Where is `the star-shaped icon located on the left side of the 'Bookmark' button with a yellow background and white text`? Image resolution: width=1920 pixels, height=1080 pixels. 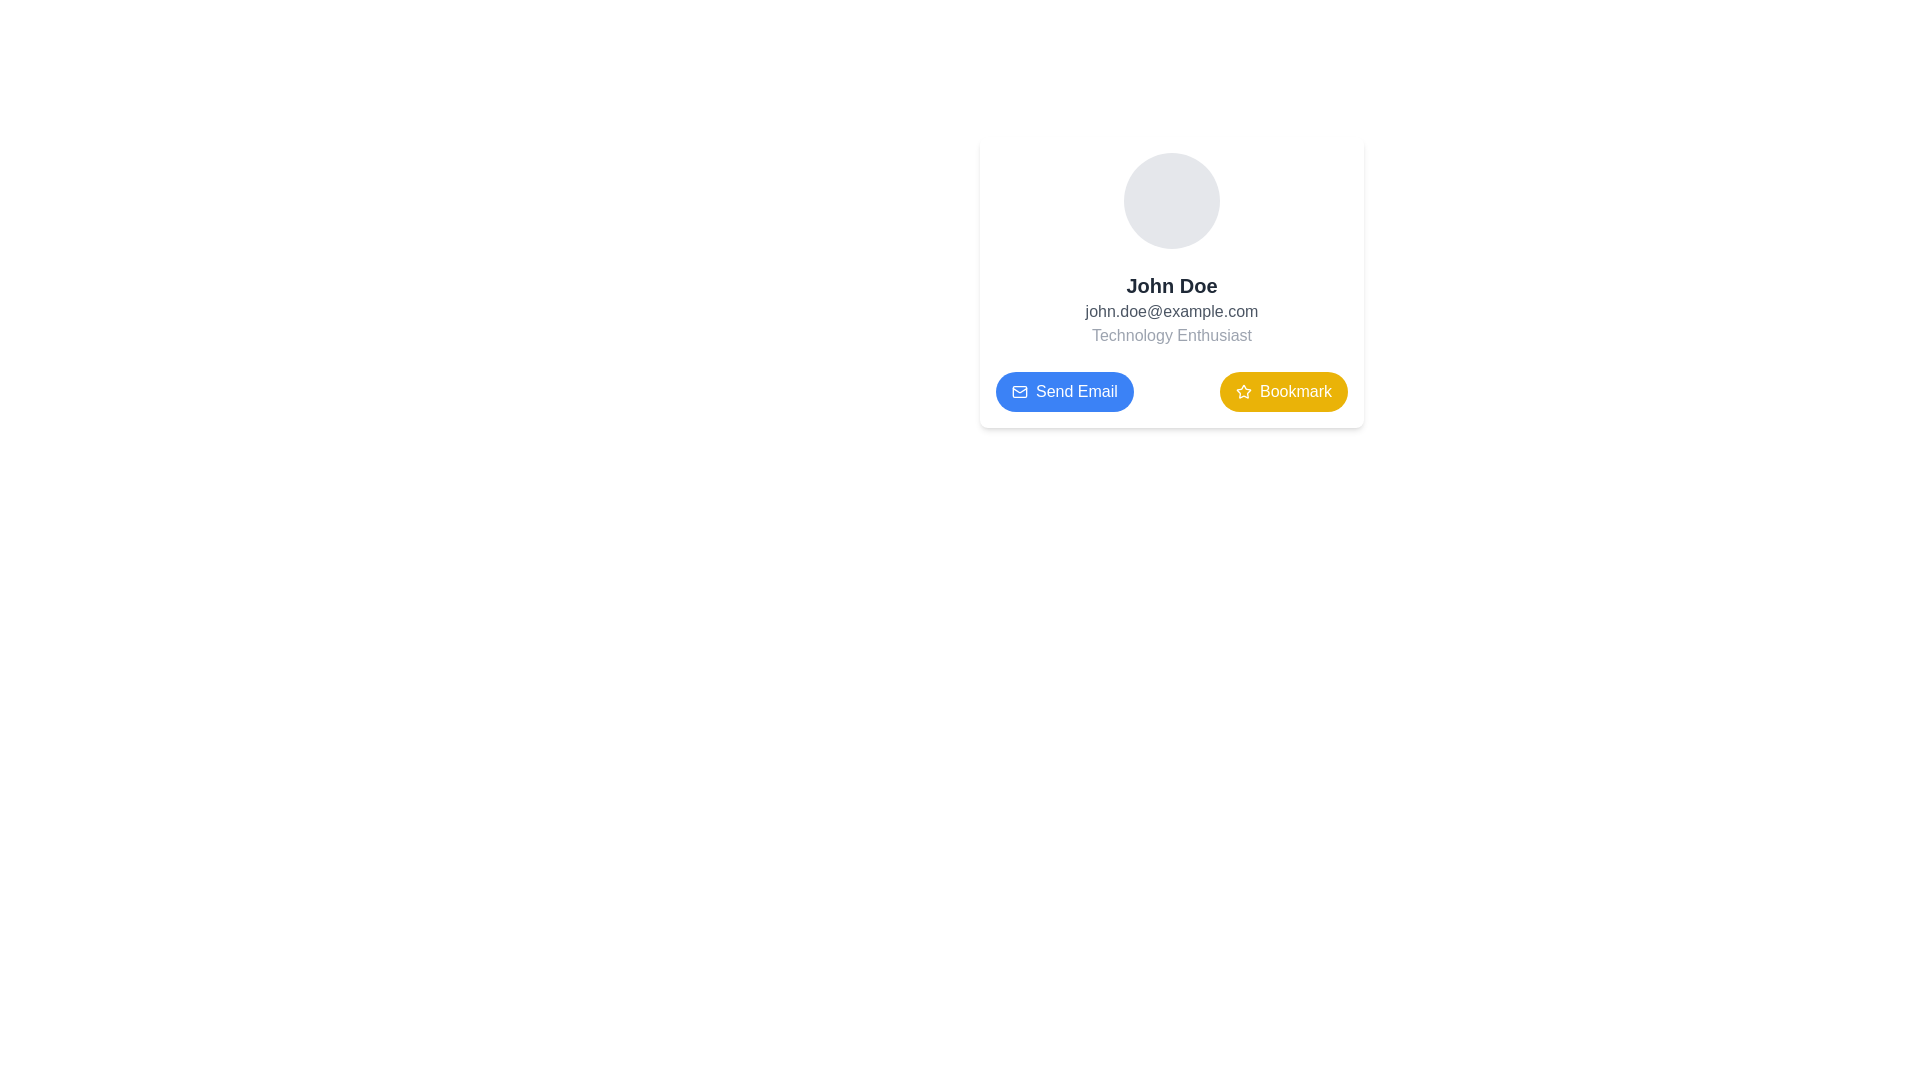 the star-shaped icon located on the left side of the 'Bookmark' button with a yellow background and white text is located at coordinates (1242, 392).